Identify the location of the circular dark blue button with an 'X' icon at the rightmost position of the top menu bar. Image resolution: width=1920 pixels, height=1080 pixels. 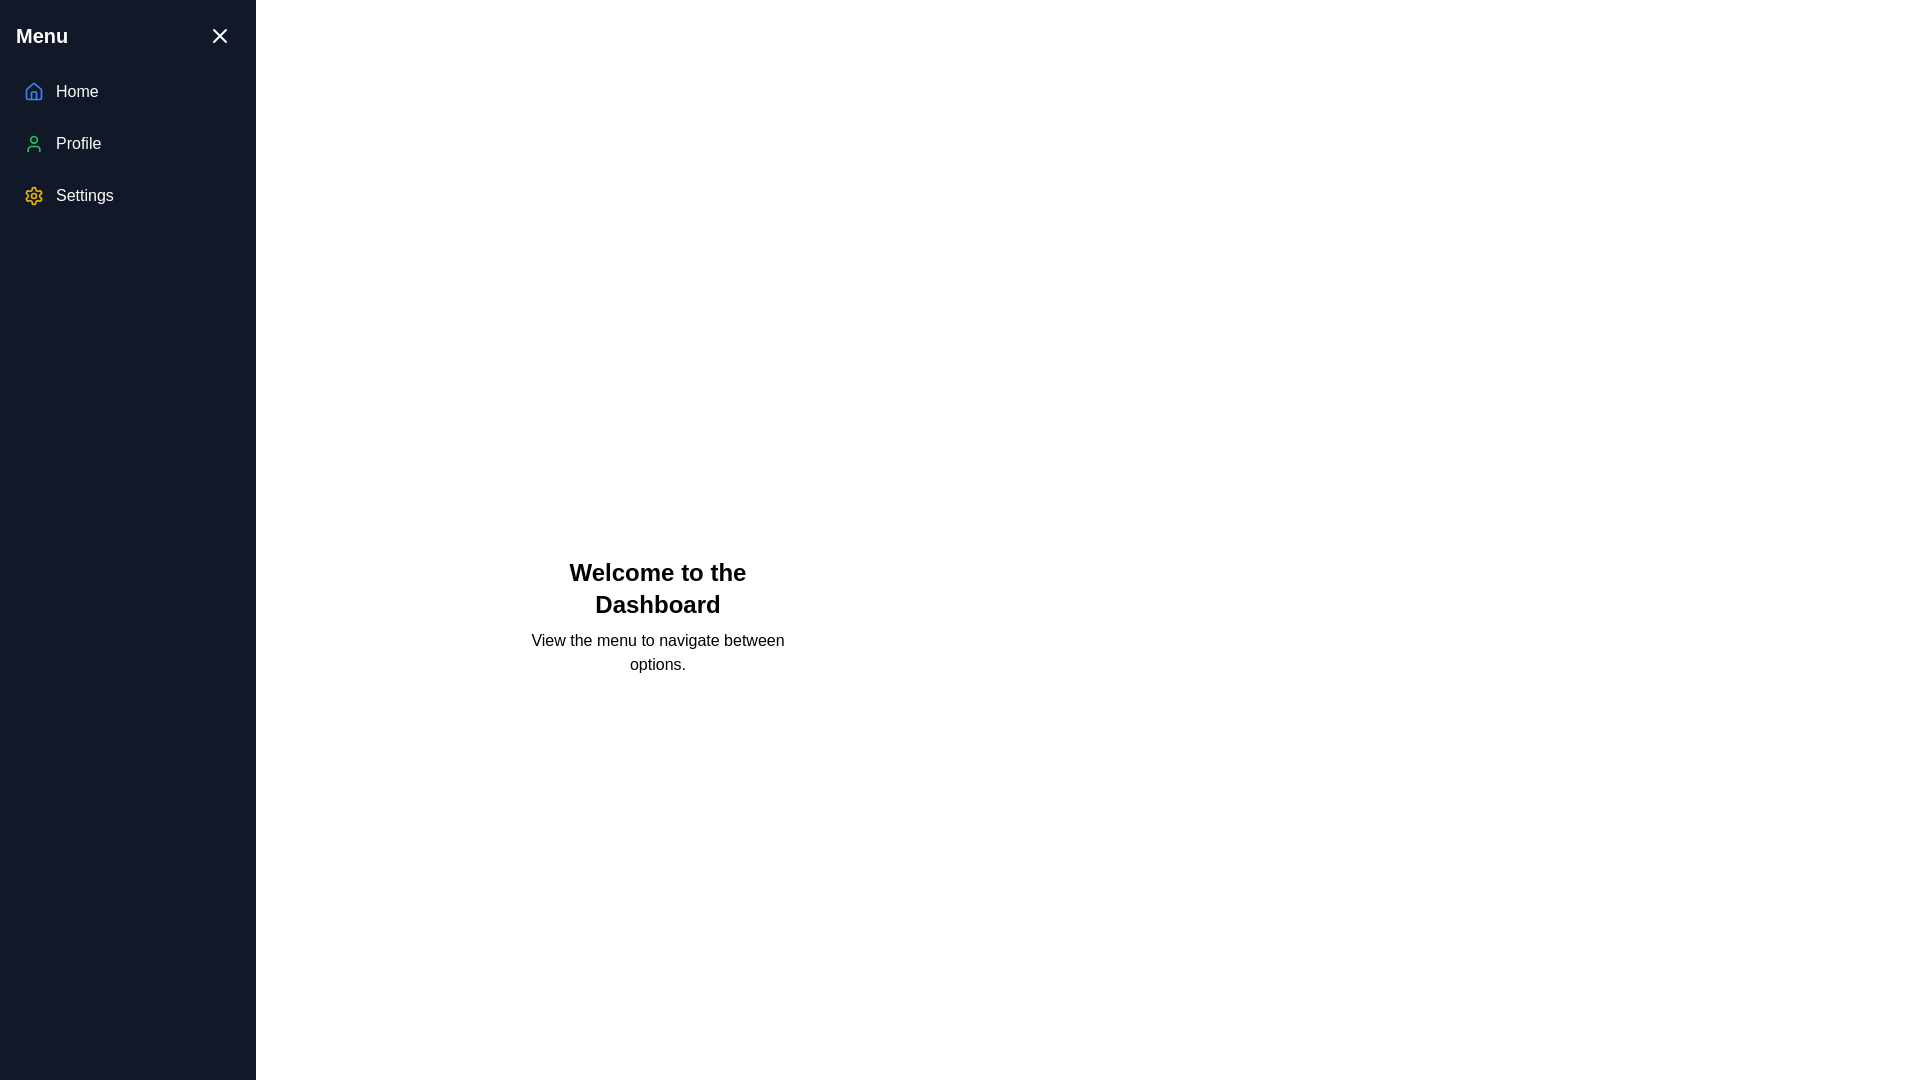
(220, 35).